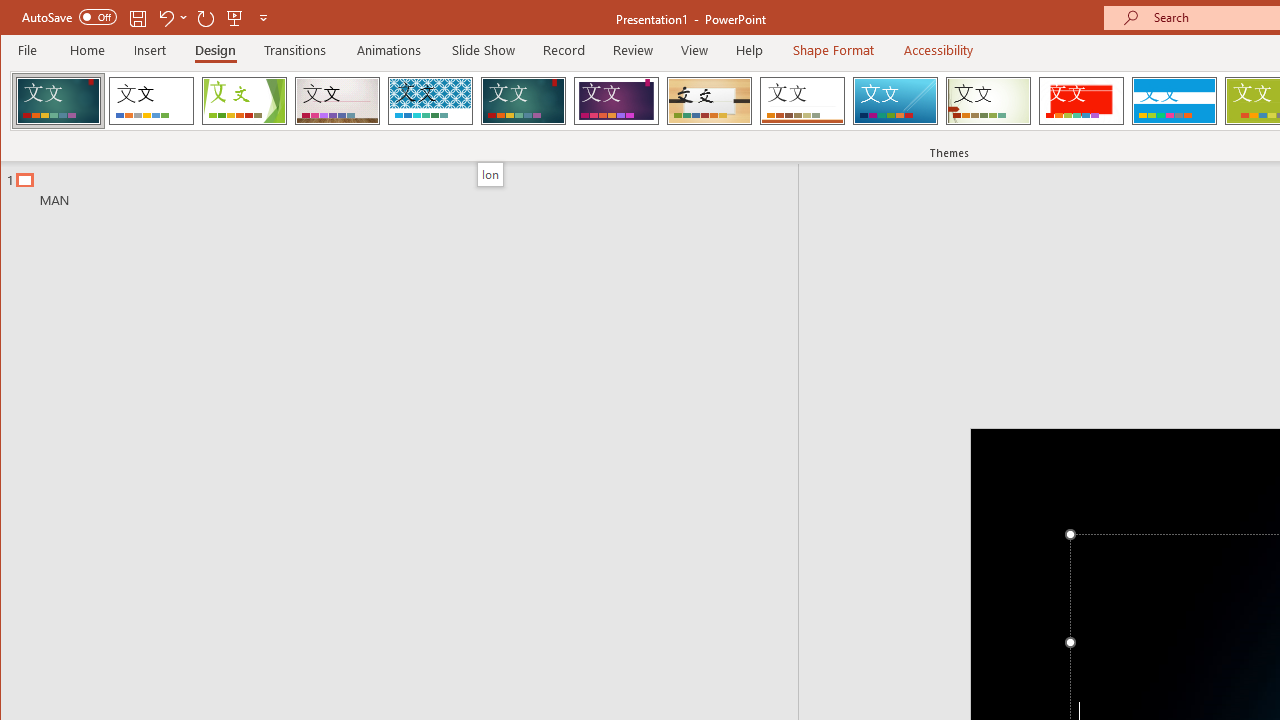 This screenshot has width=1280, height=720. What do you see at coordinates (86, 49) in the screenshot?
I see `'Home'` at bounding box center [86, 49].